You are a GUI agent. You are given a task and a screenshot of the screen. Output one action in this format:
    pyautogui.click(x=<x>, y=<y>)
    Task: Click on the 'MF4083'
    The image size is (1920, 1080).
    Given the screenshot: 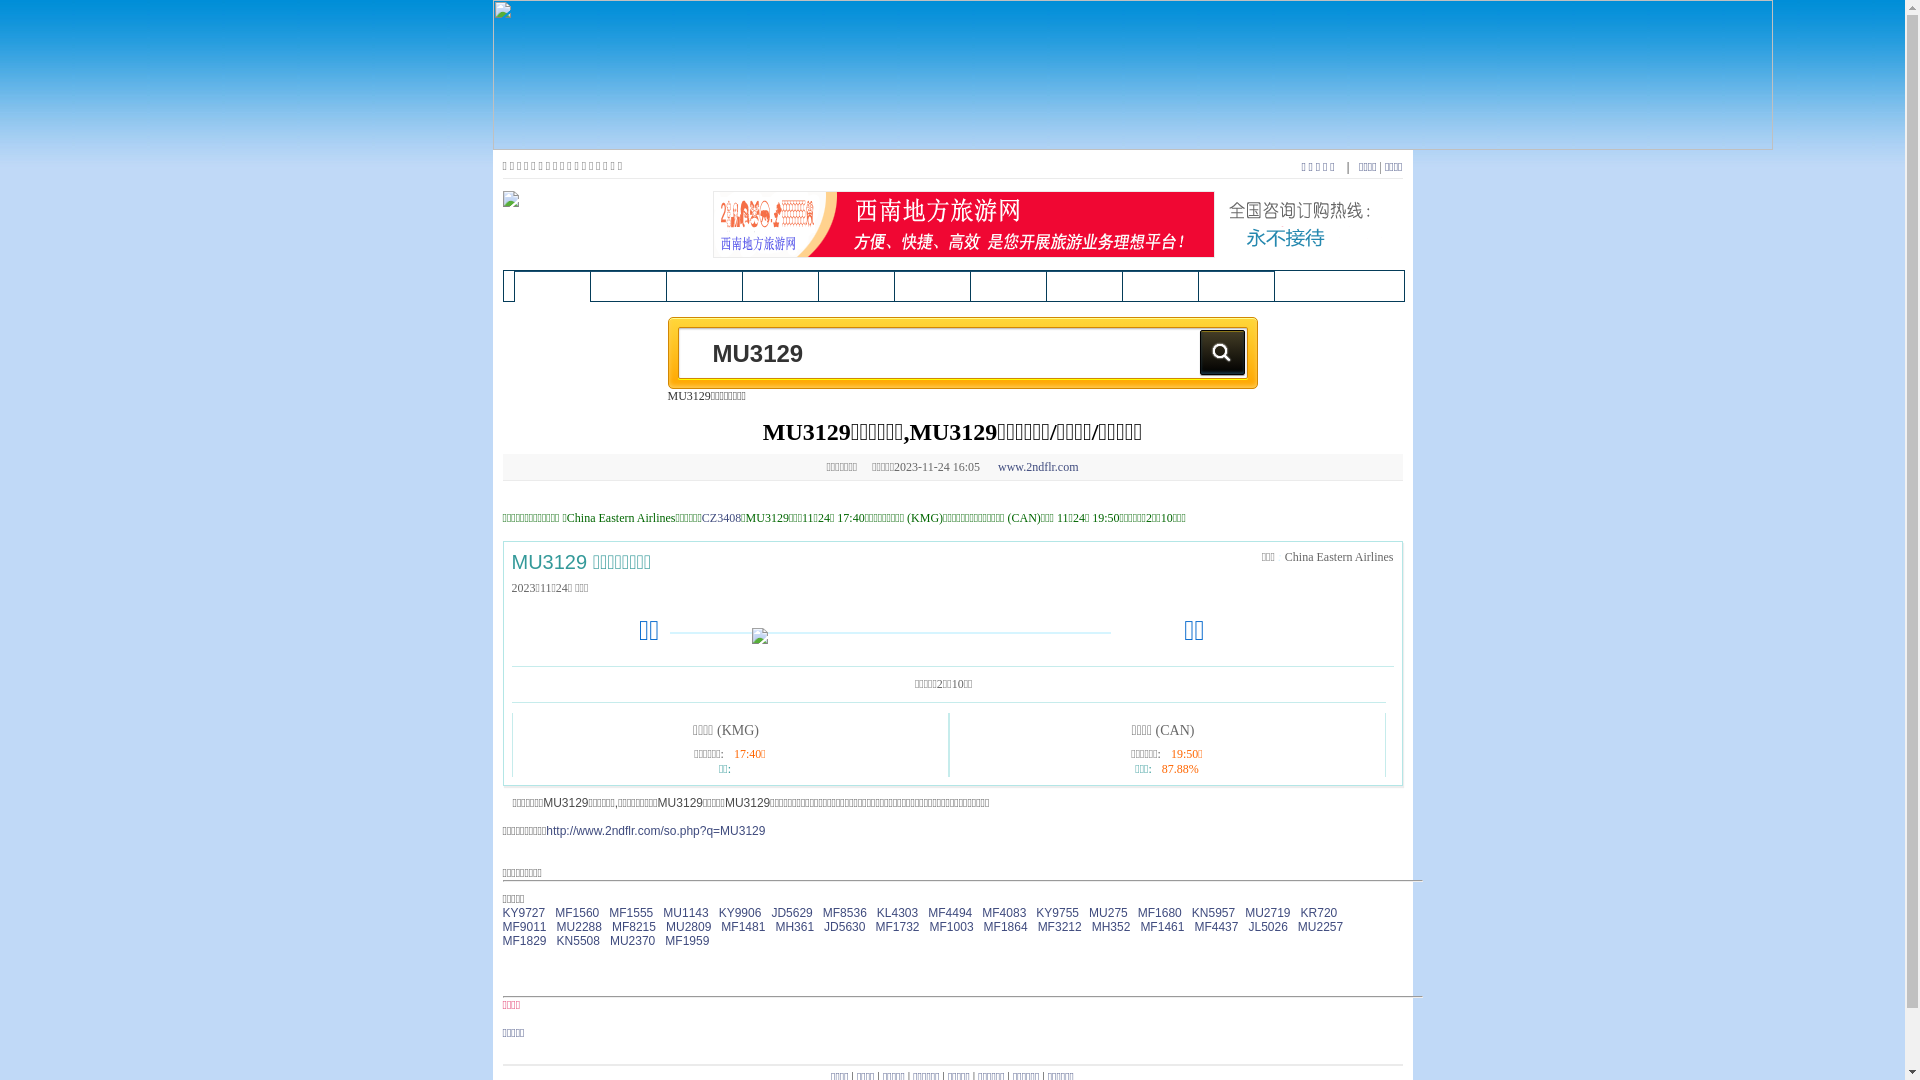 What is the action you would take?
    pyautogui.click(x=1003, y=913)
    